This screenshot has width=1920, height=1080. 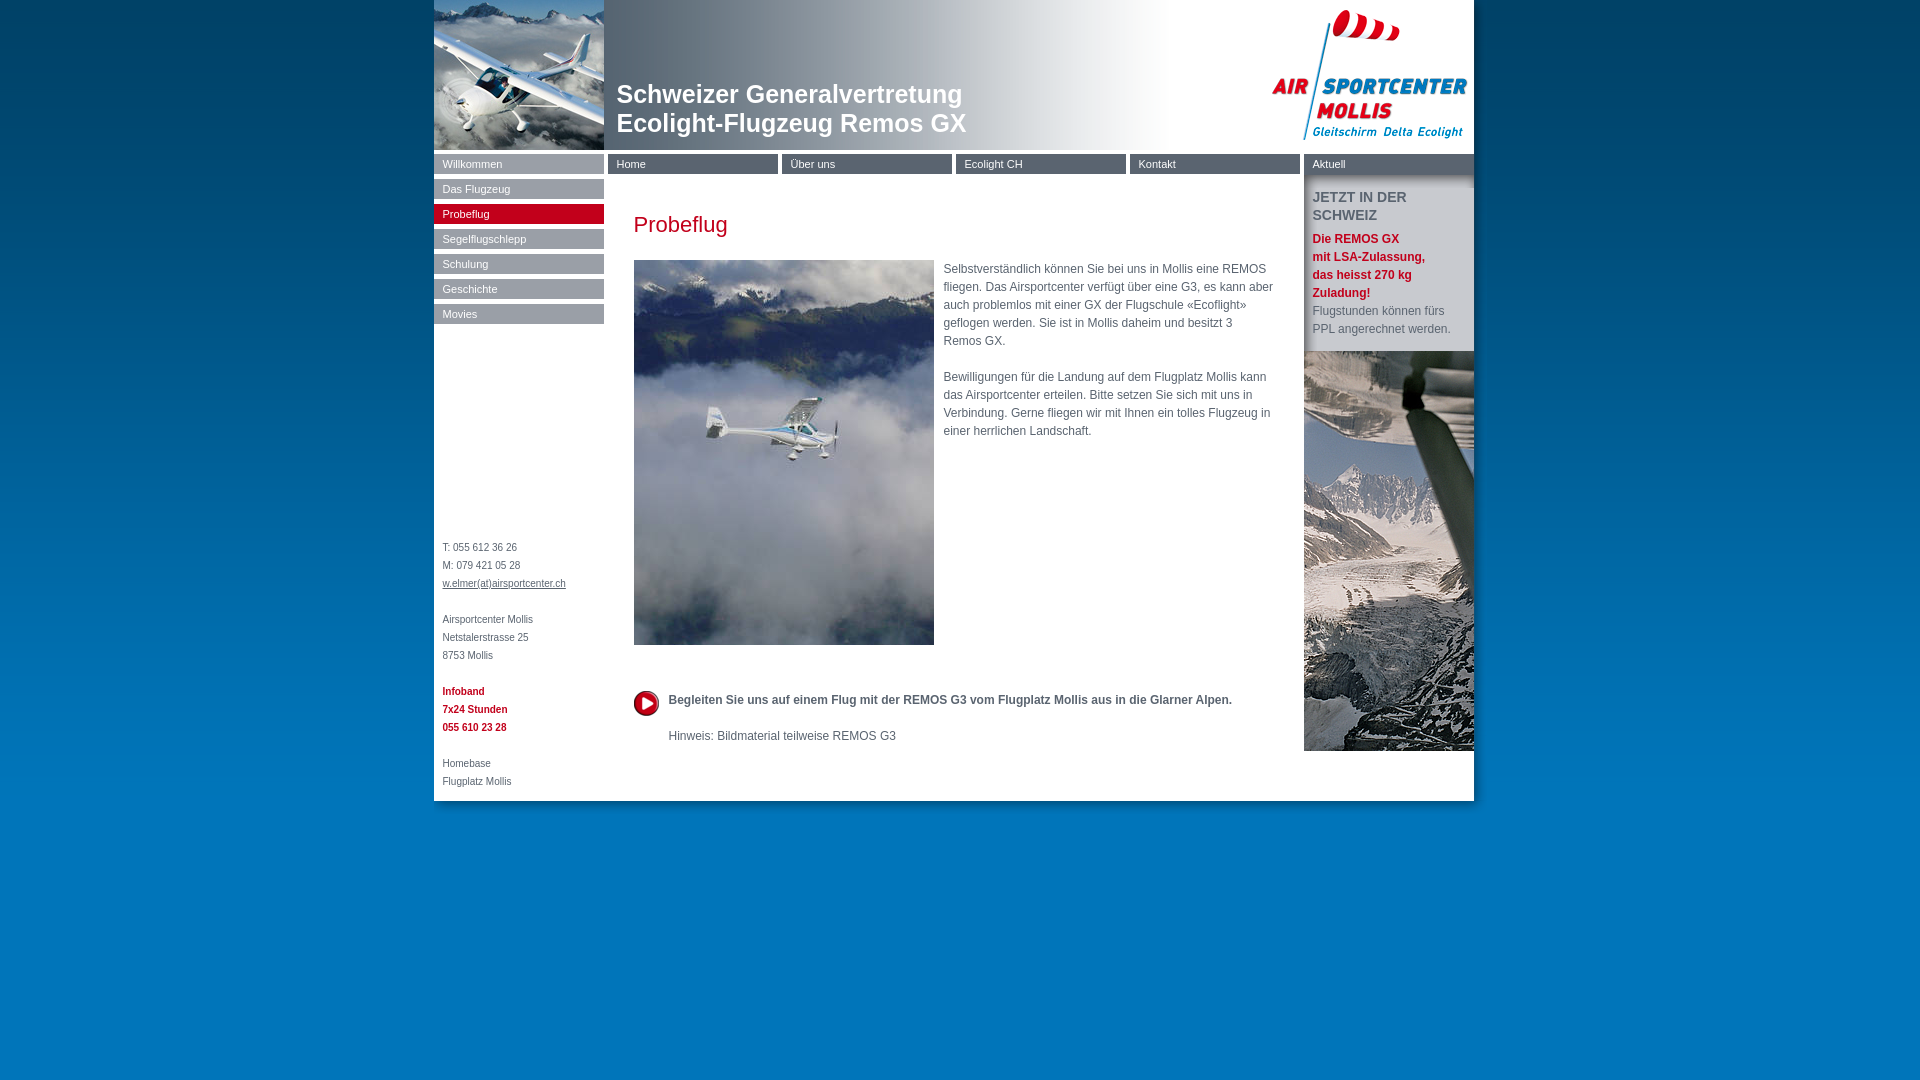 What do you see at coordinates (432, 163) in the screenshot?
I see `'Willkommen'` at bounding box center [432, 163].